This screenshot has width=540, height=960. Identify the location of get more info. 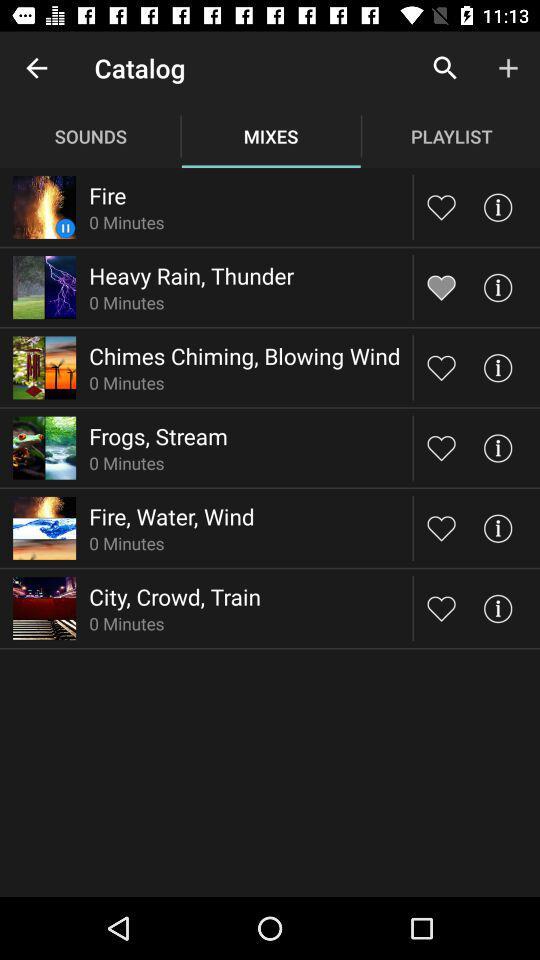
(496, 448).